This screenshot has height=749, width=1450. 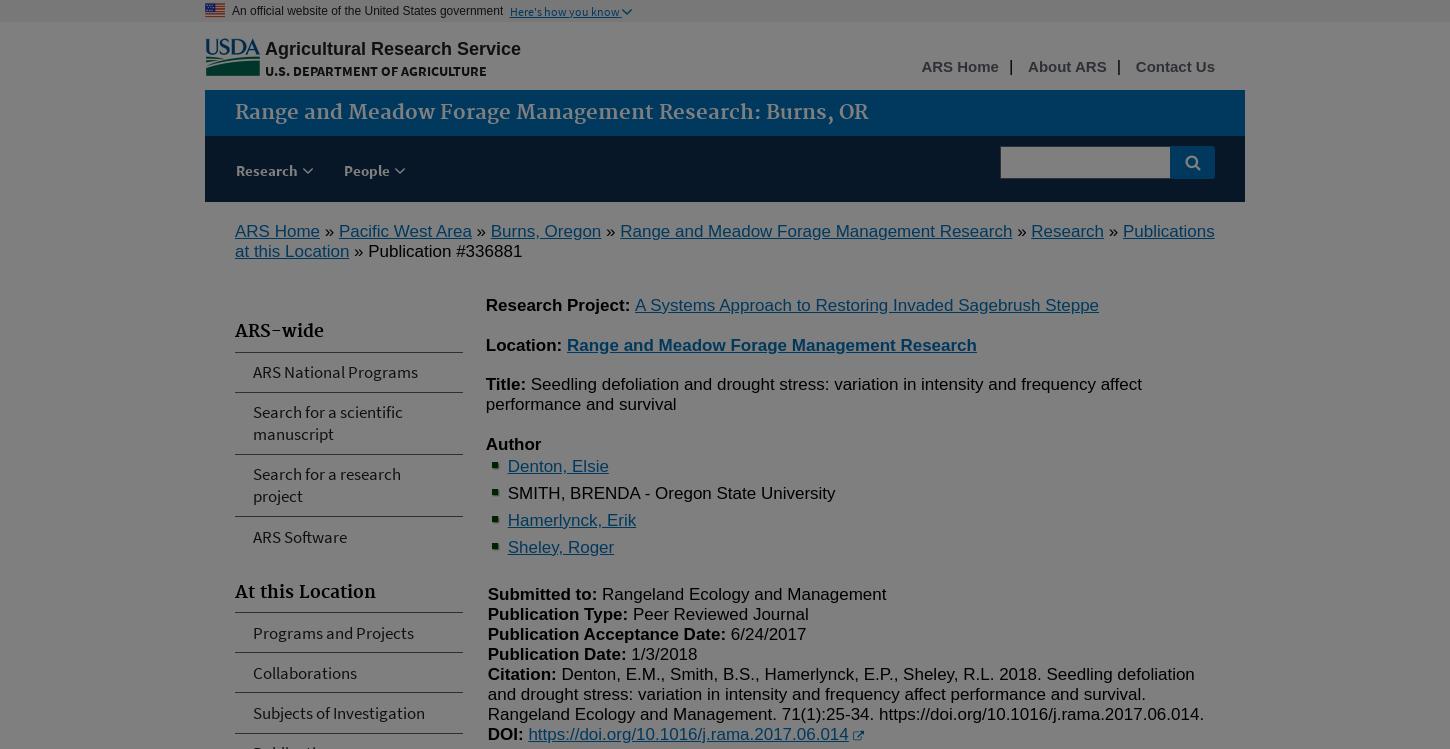 I want to click on 'Pacific West Area', so click(x=403, y=230).